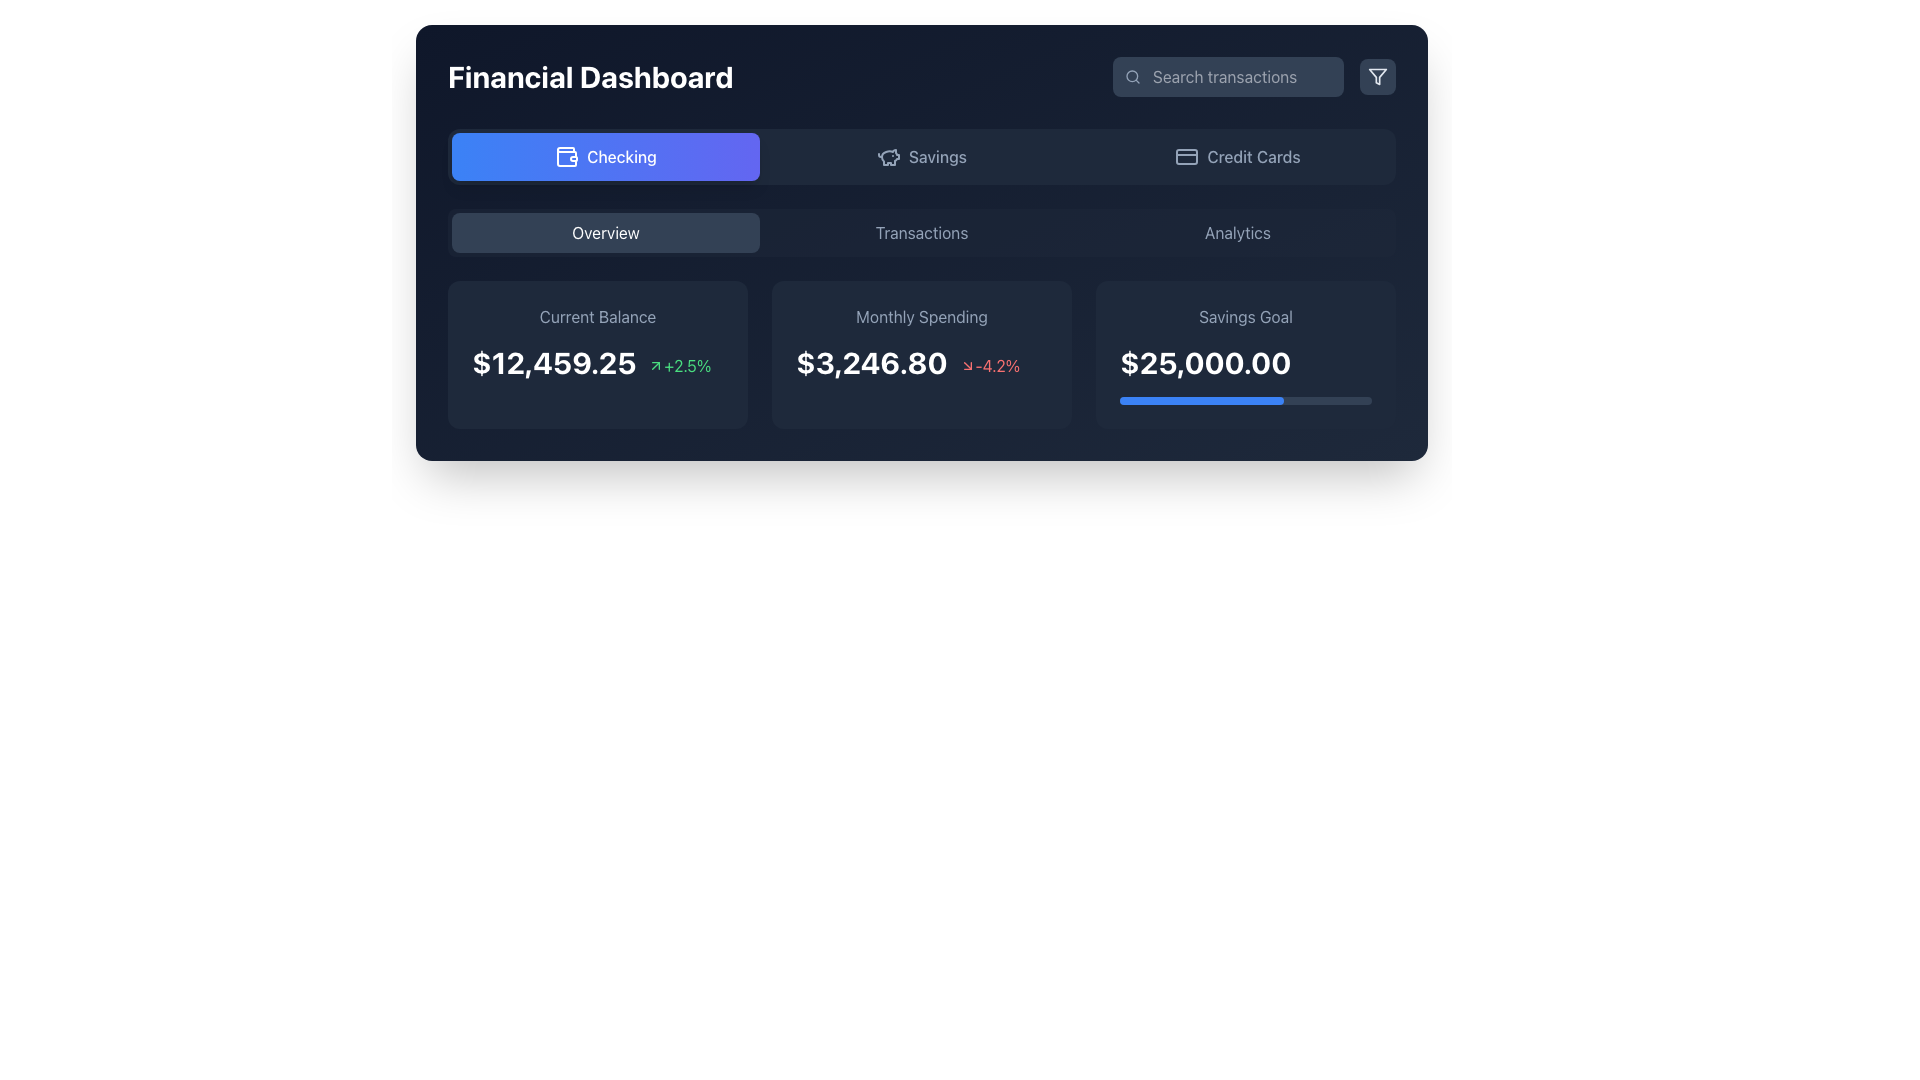  What do you see at coordinates (679, 366) in the screenshot?
I see `the Text Display with an Icon element showing '+2.5%' styled in green, located to the right of the bold white text '$12,459.25'` at bounding box center [679, 366].